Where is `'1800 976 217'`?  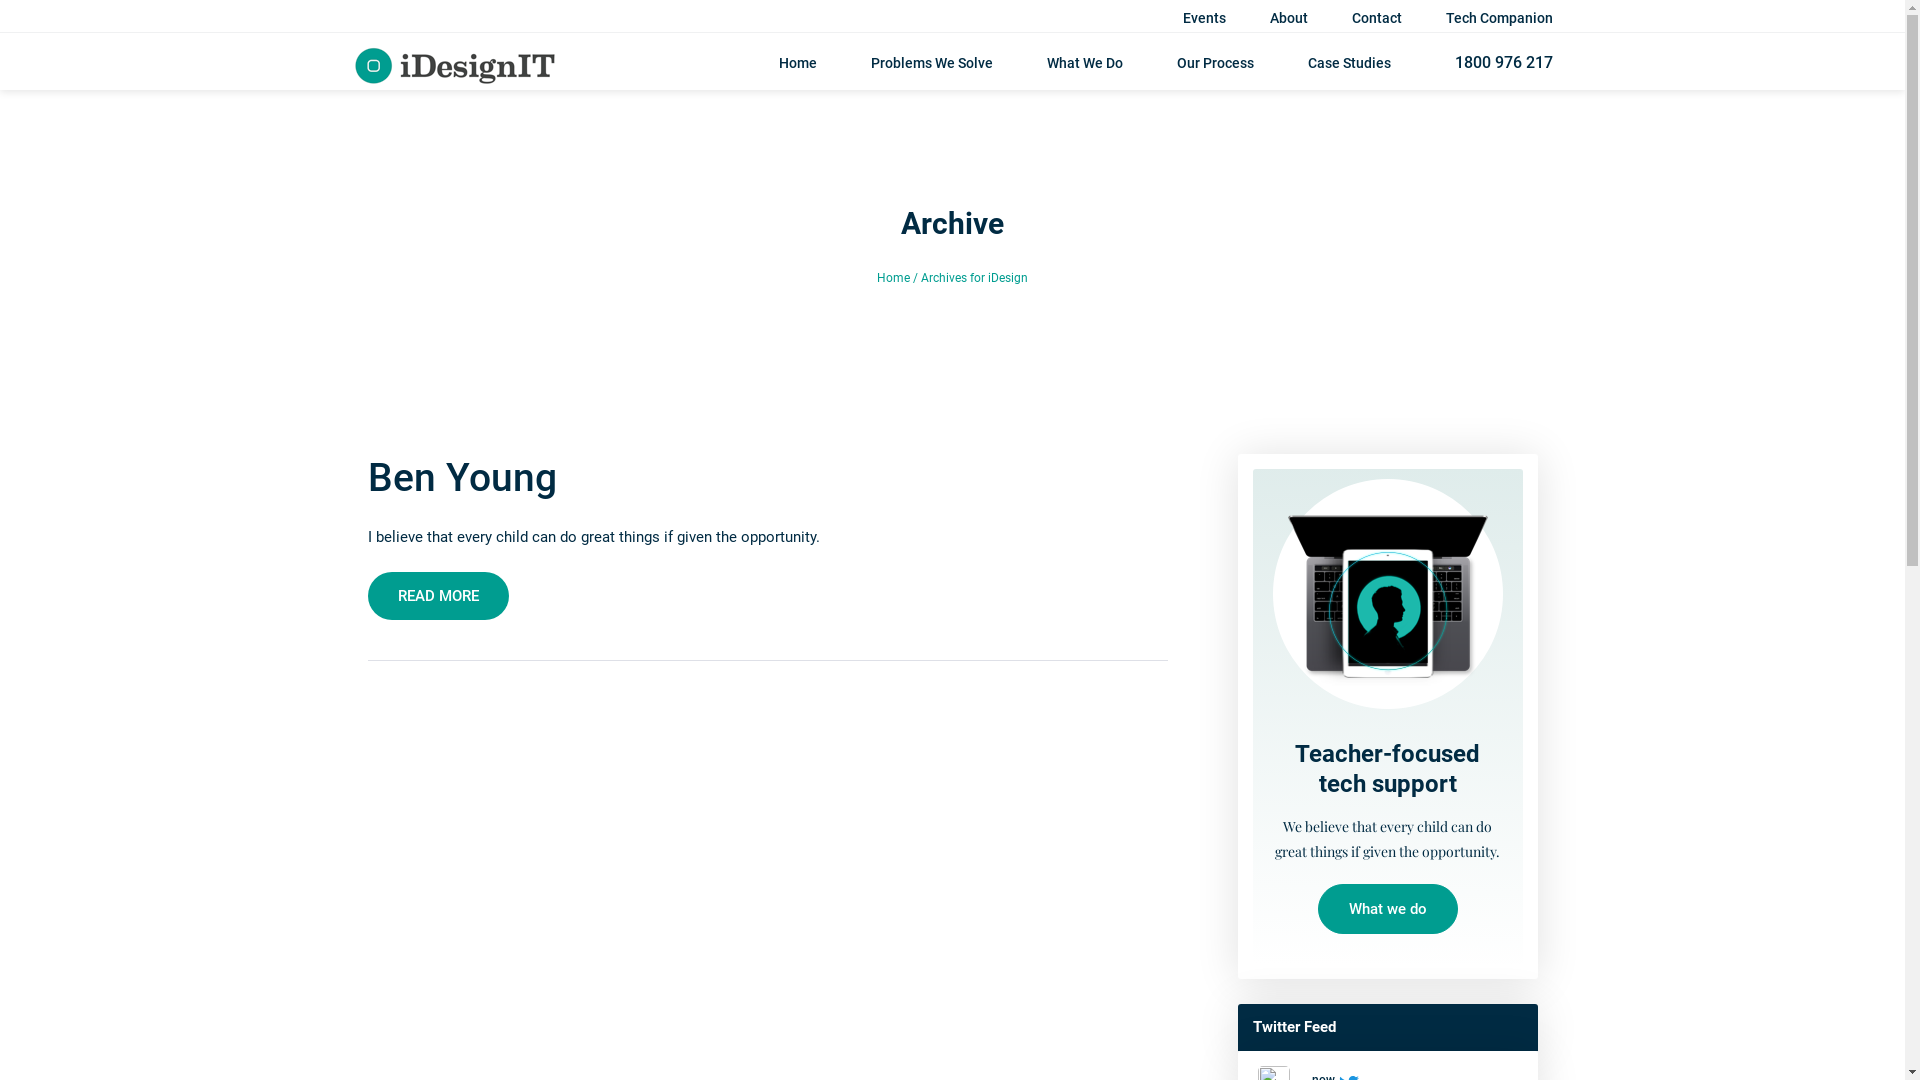 '1800 976 217' is located at coordinates (1497, 61).